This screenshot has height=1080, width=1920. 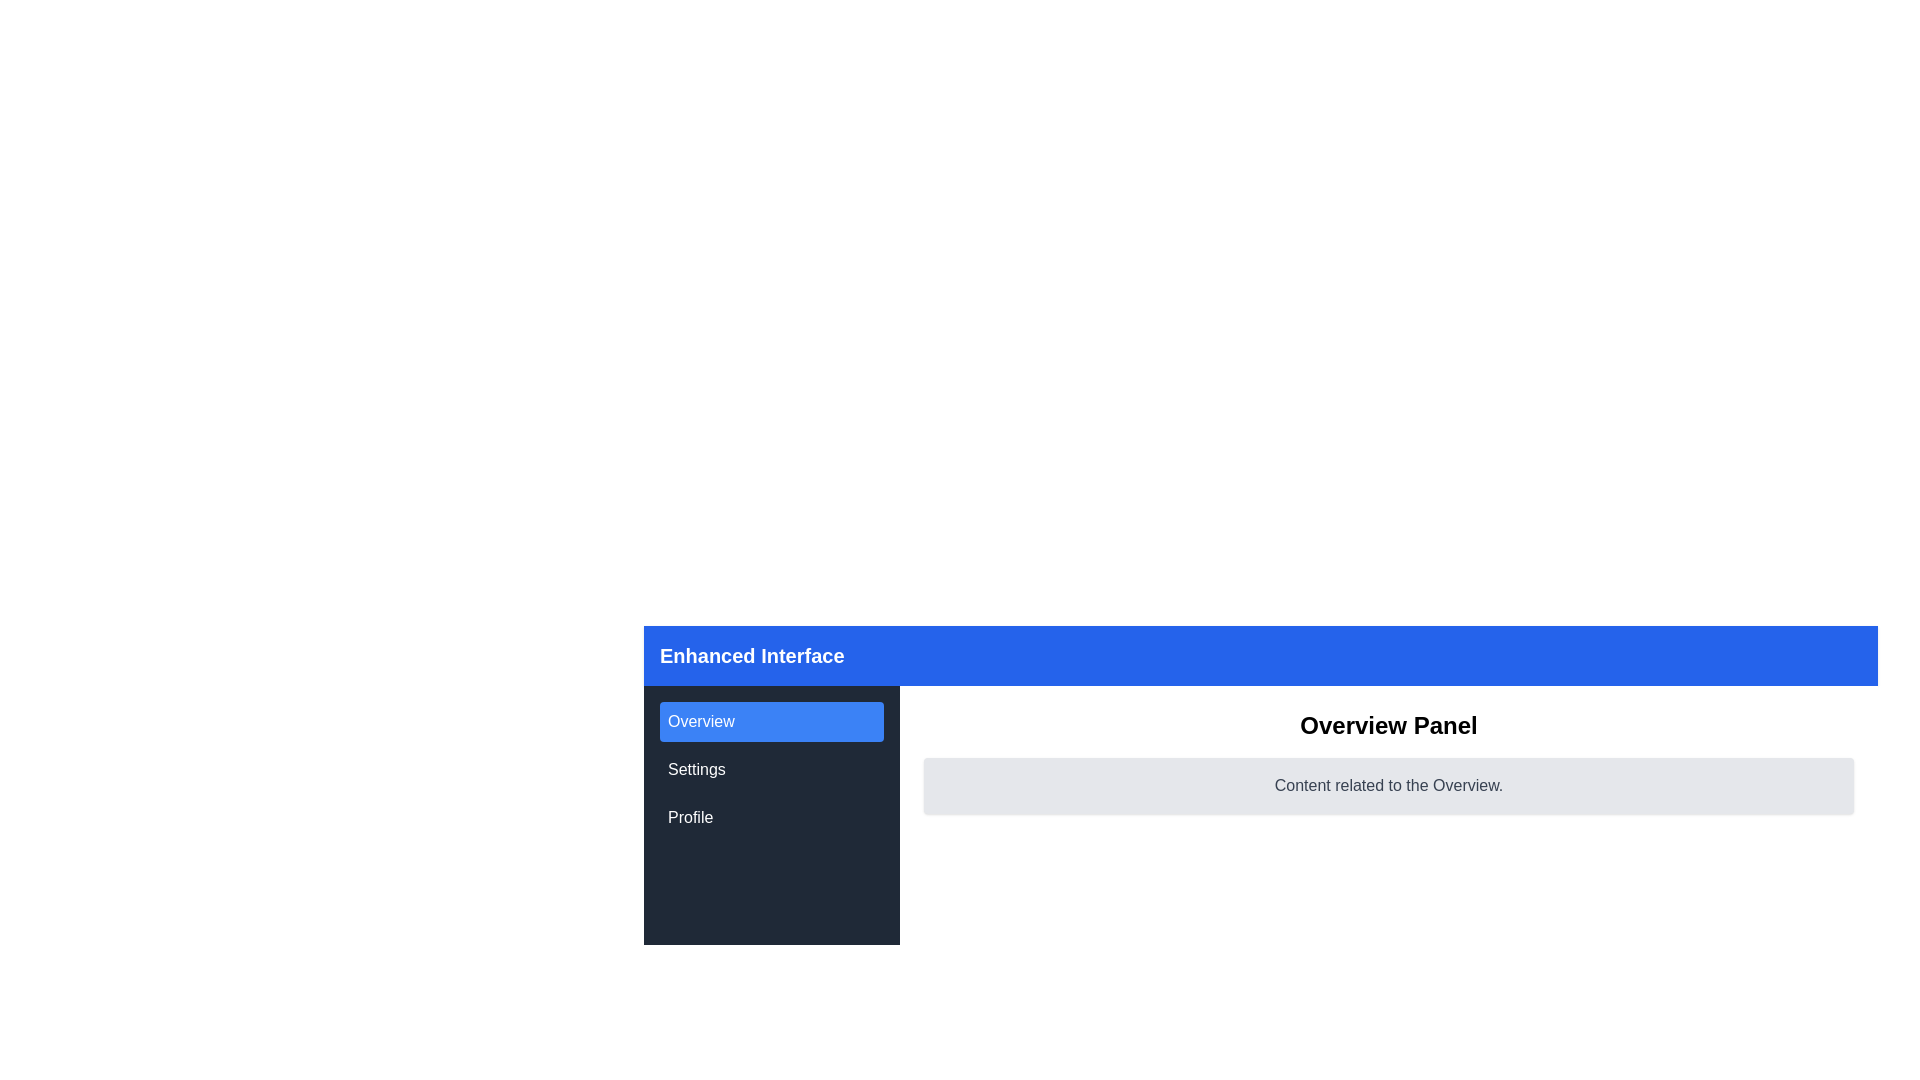 What do you see at coordinates (771, 769) in the screenshot?
I see `the 'Settings' item in the Navigation menu` at bounding box center [771, 769].